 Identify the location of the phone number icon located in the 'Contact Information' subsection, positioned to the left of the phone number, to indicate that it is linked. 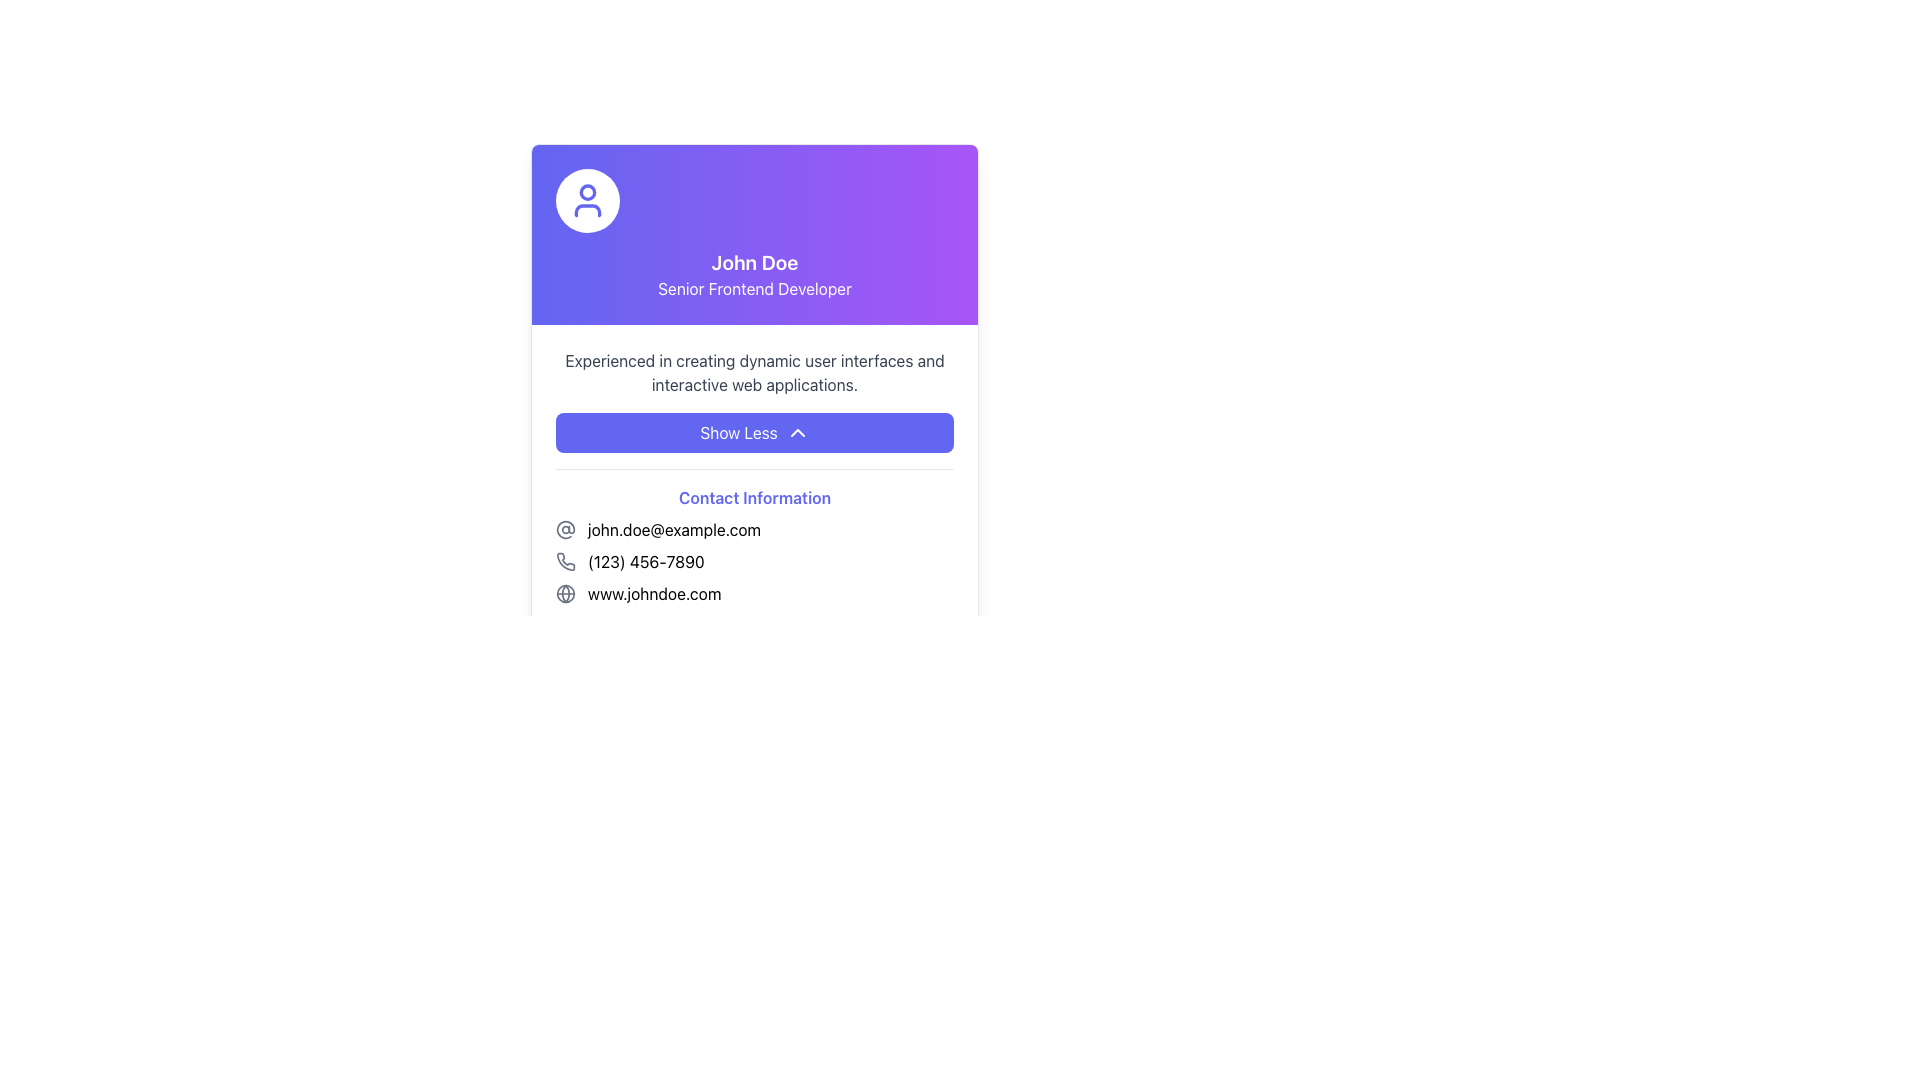
(565, 561).